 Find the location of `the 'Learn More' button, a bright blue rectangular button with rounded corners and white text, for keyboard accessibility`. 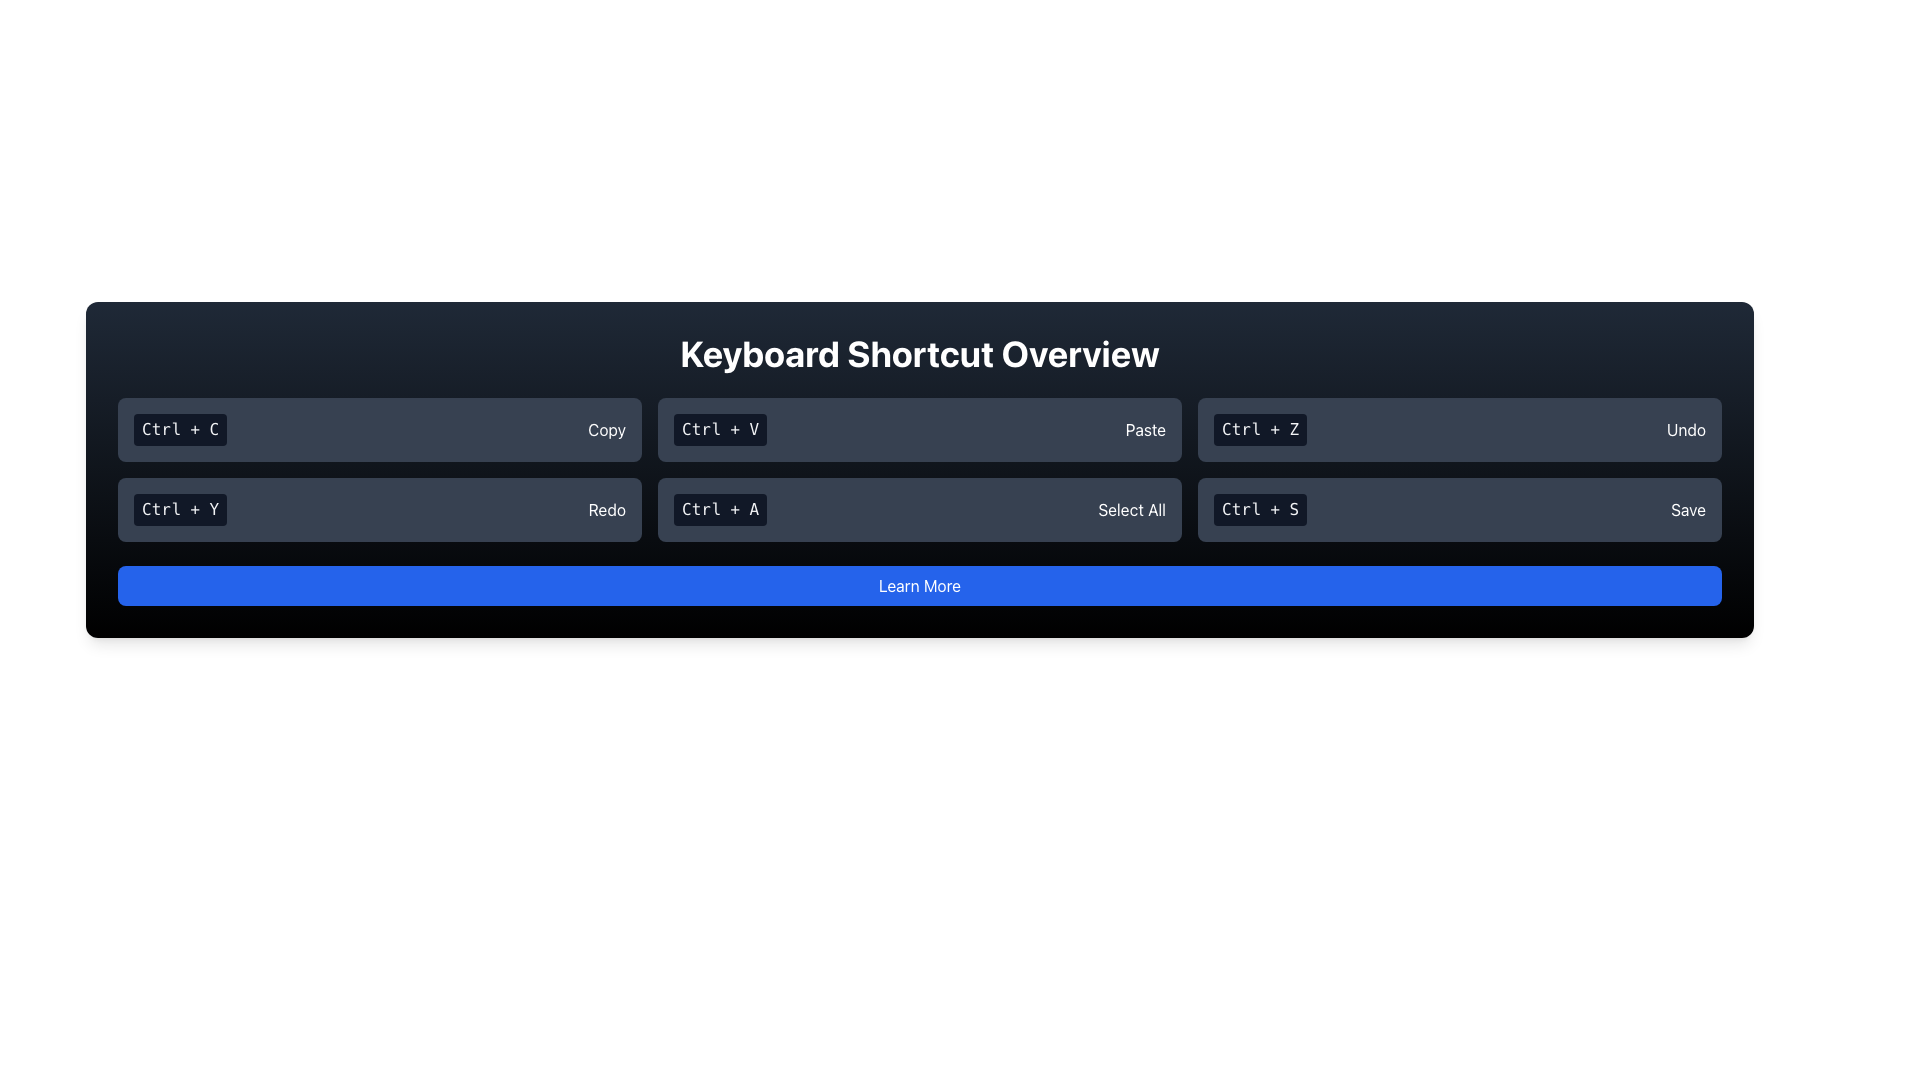

the 'Learn More' button, a bright blue rectangular button with rounded corners and white text, for keyboard accessibility is located at coordinates (919, 585).